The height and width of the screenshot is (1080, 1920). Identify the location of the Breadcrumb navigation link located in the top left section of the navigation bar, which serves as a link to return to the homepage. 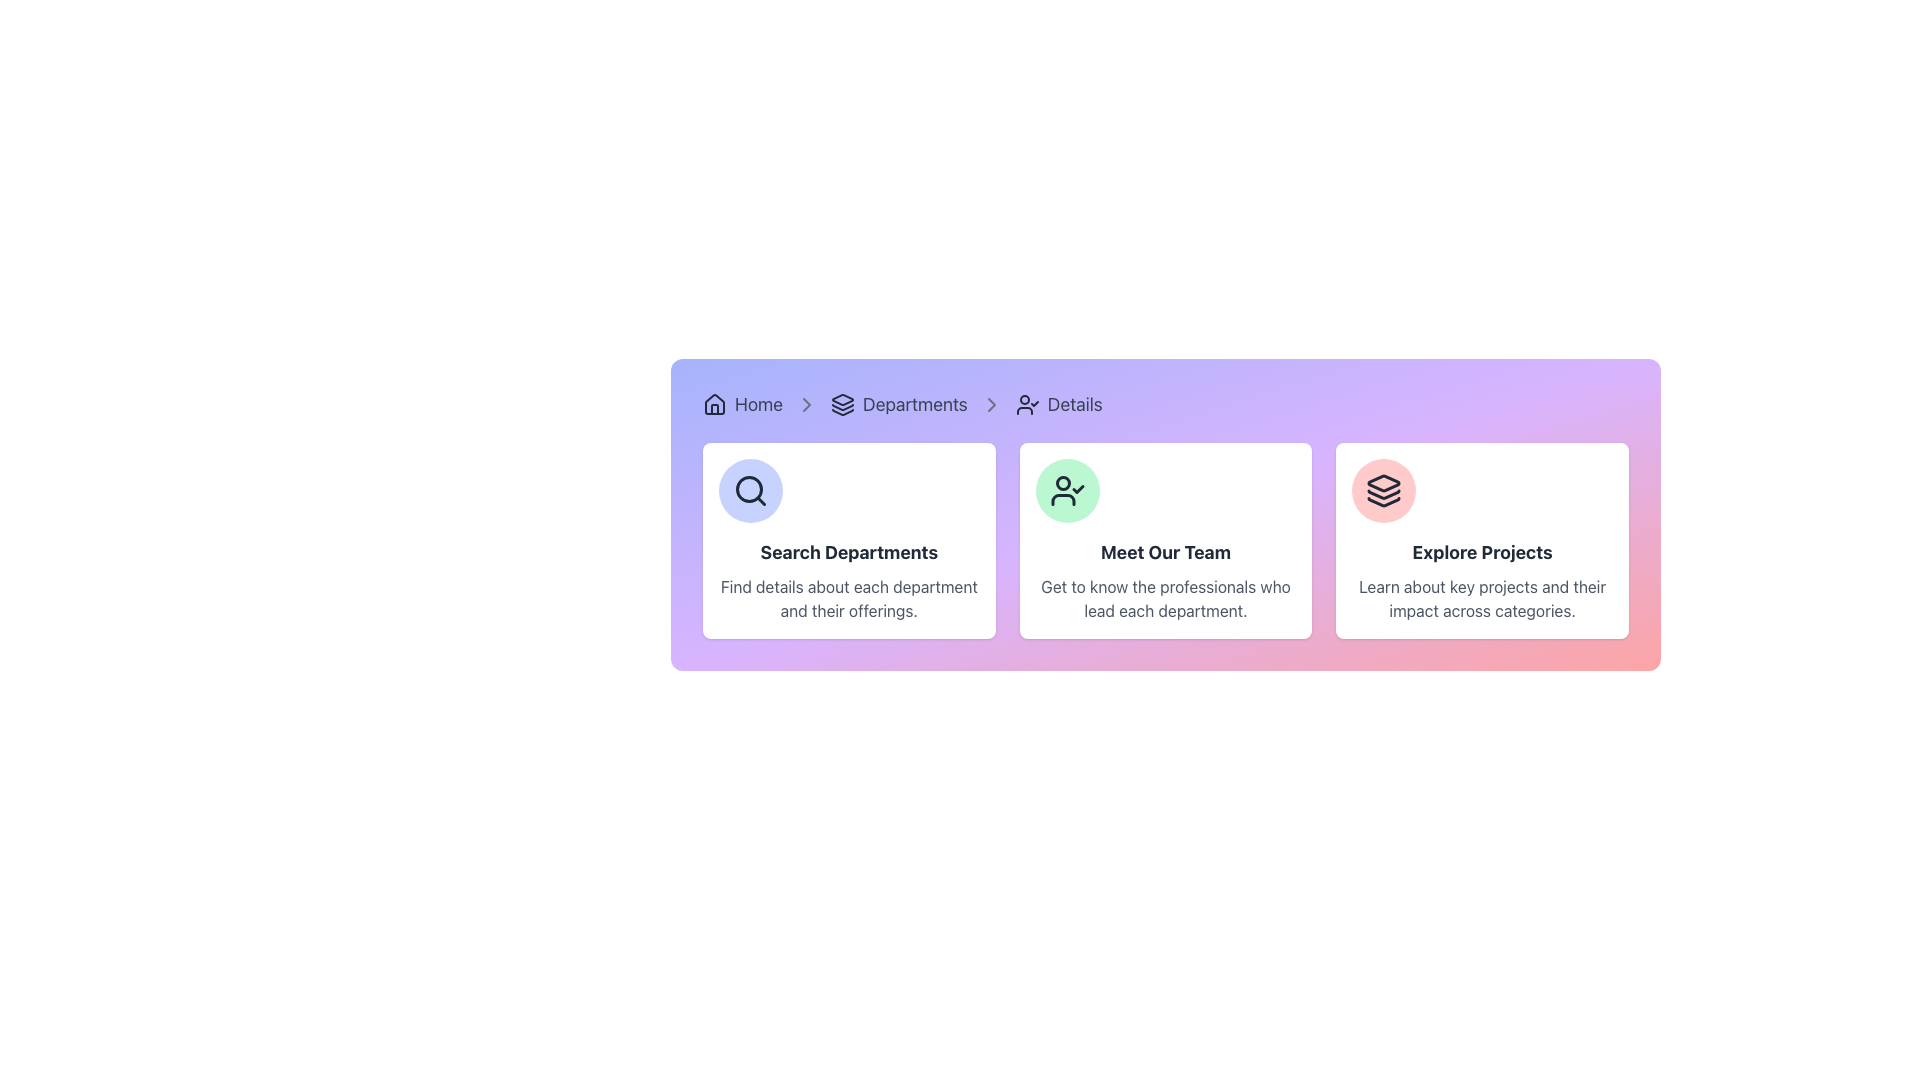
(742, 405).